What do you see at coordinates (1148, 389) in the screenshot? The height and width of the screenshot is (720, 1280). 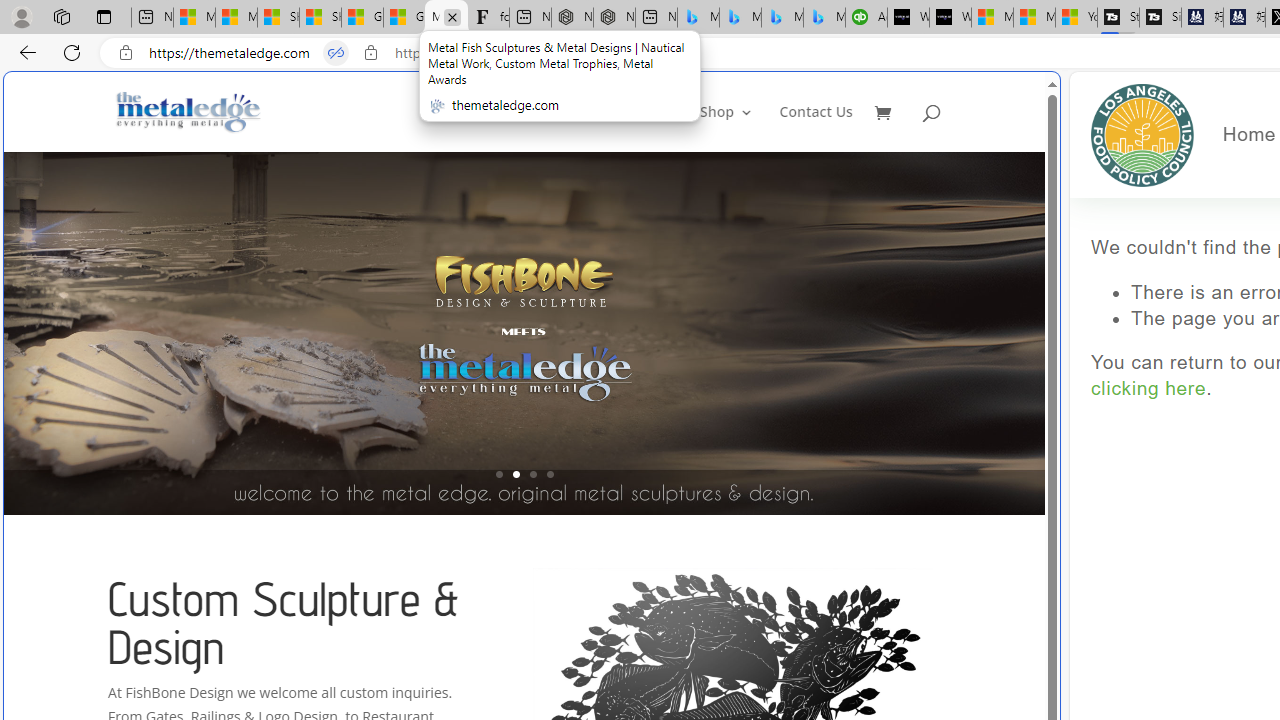 I see `'clicking here'` at bounding box center [1148, 389].